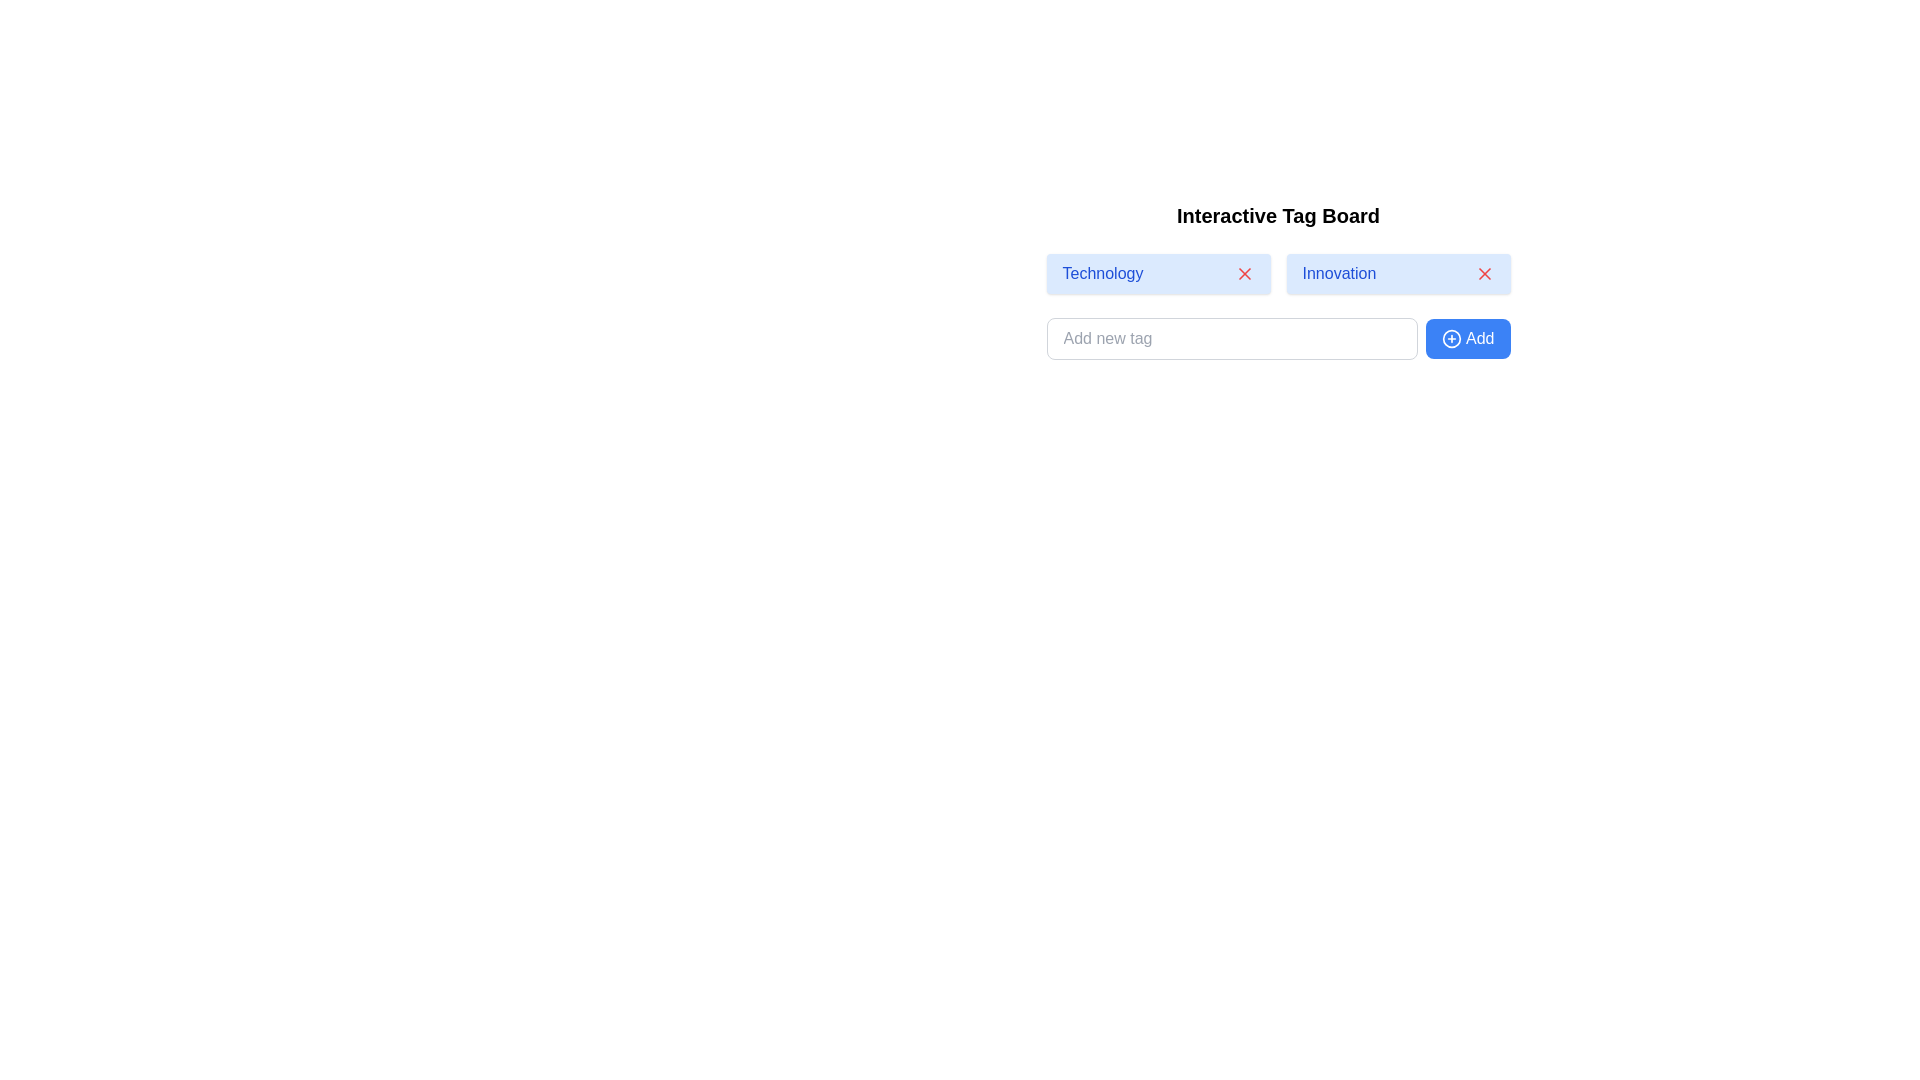  What do you see at coordinates (1243, 273) in the screenshot?
I see `the deletion button associated with the 'Technology' tag` at bounding box center [1243, 273].